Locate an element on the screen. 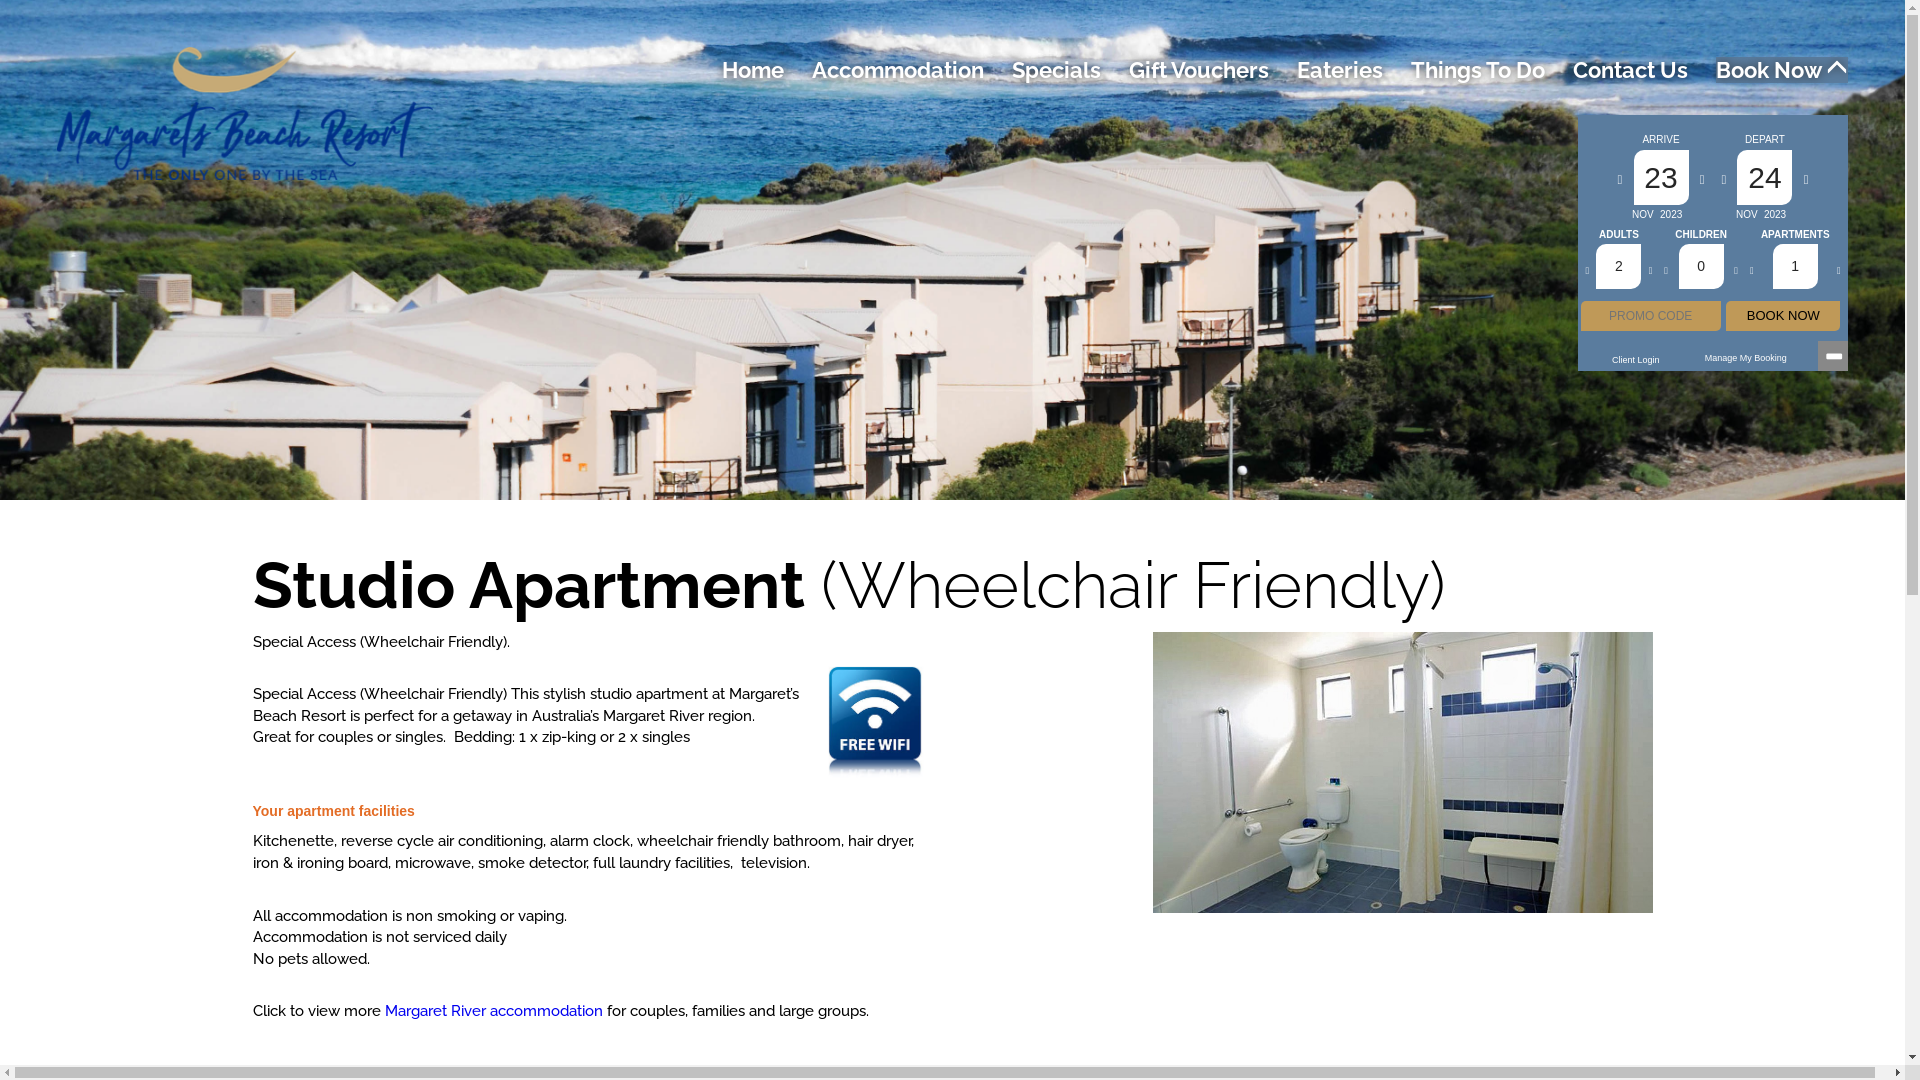  'Home' is located at coordinates (752, 68).